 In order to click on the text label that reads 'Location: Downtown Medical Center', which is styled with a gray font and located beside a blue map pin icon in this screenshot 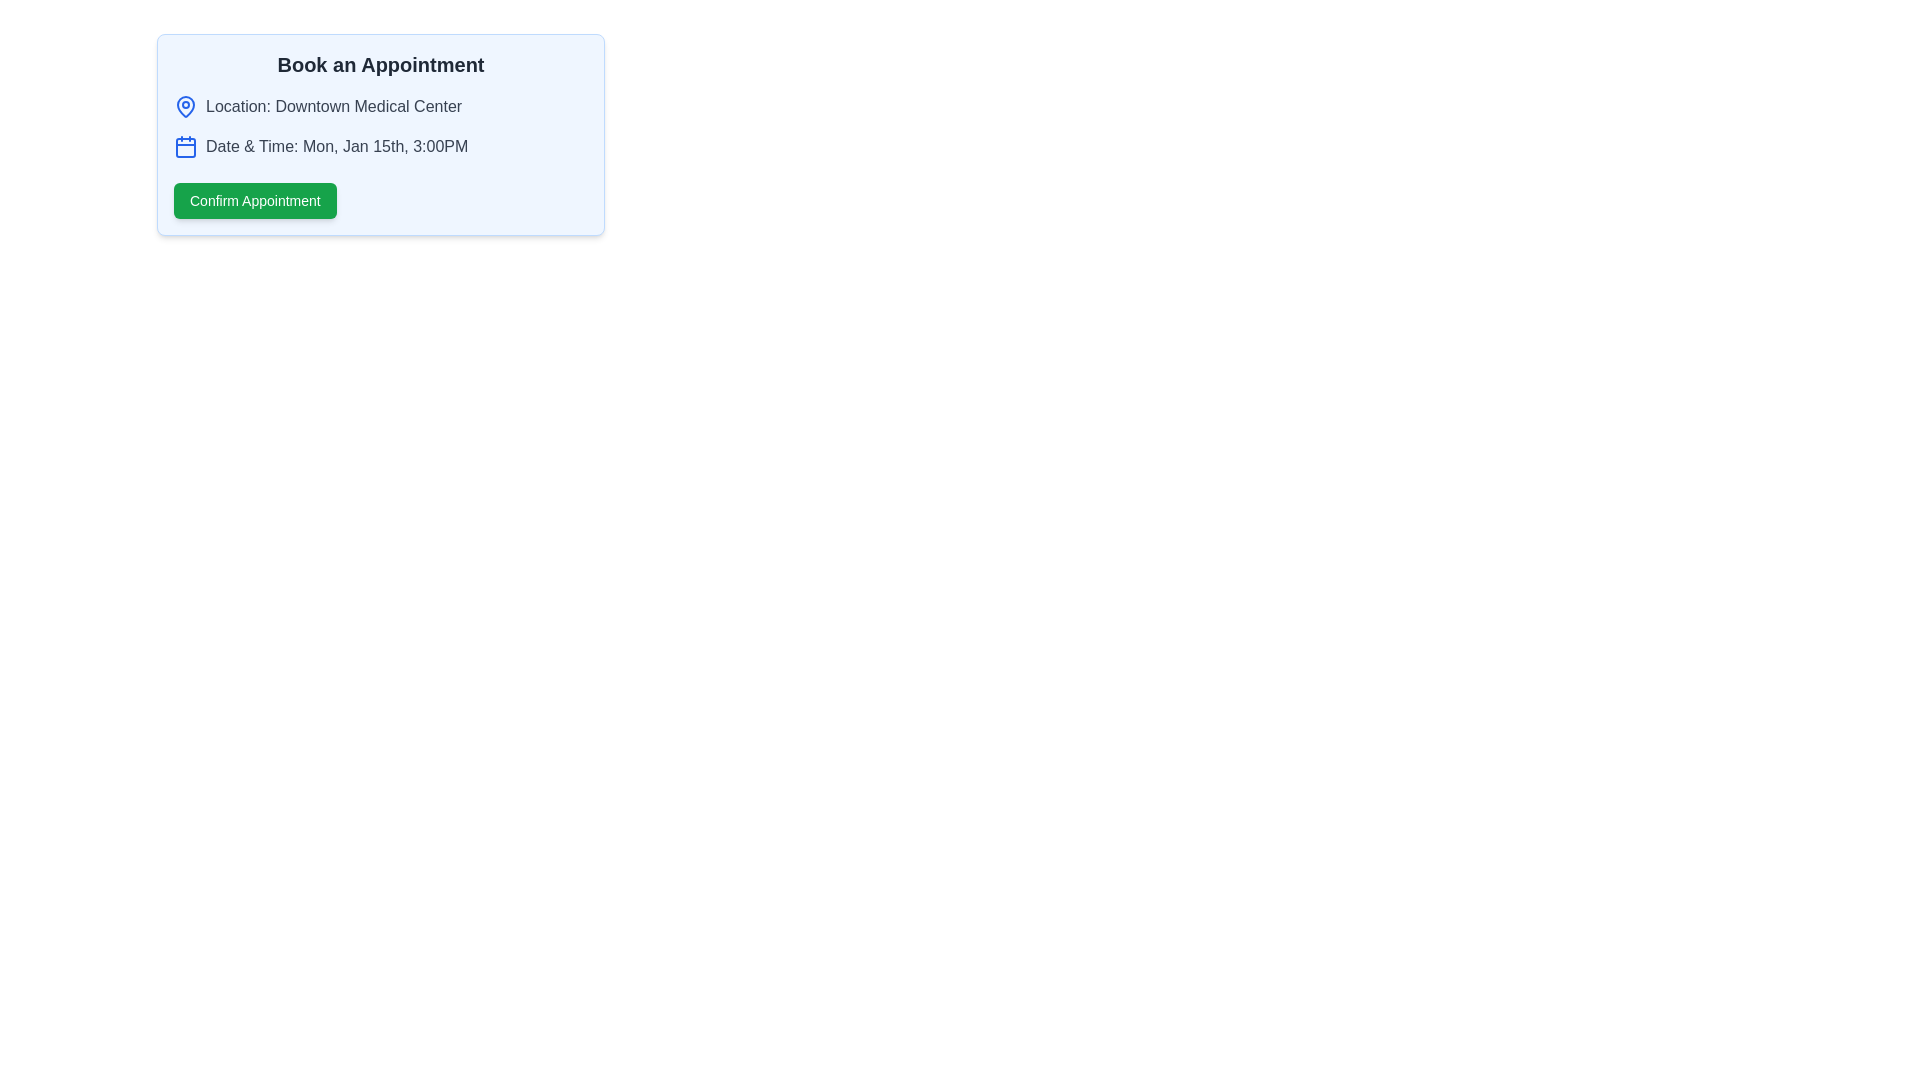, I will do `click(334, 107)`.